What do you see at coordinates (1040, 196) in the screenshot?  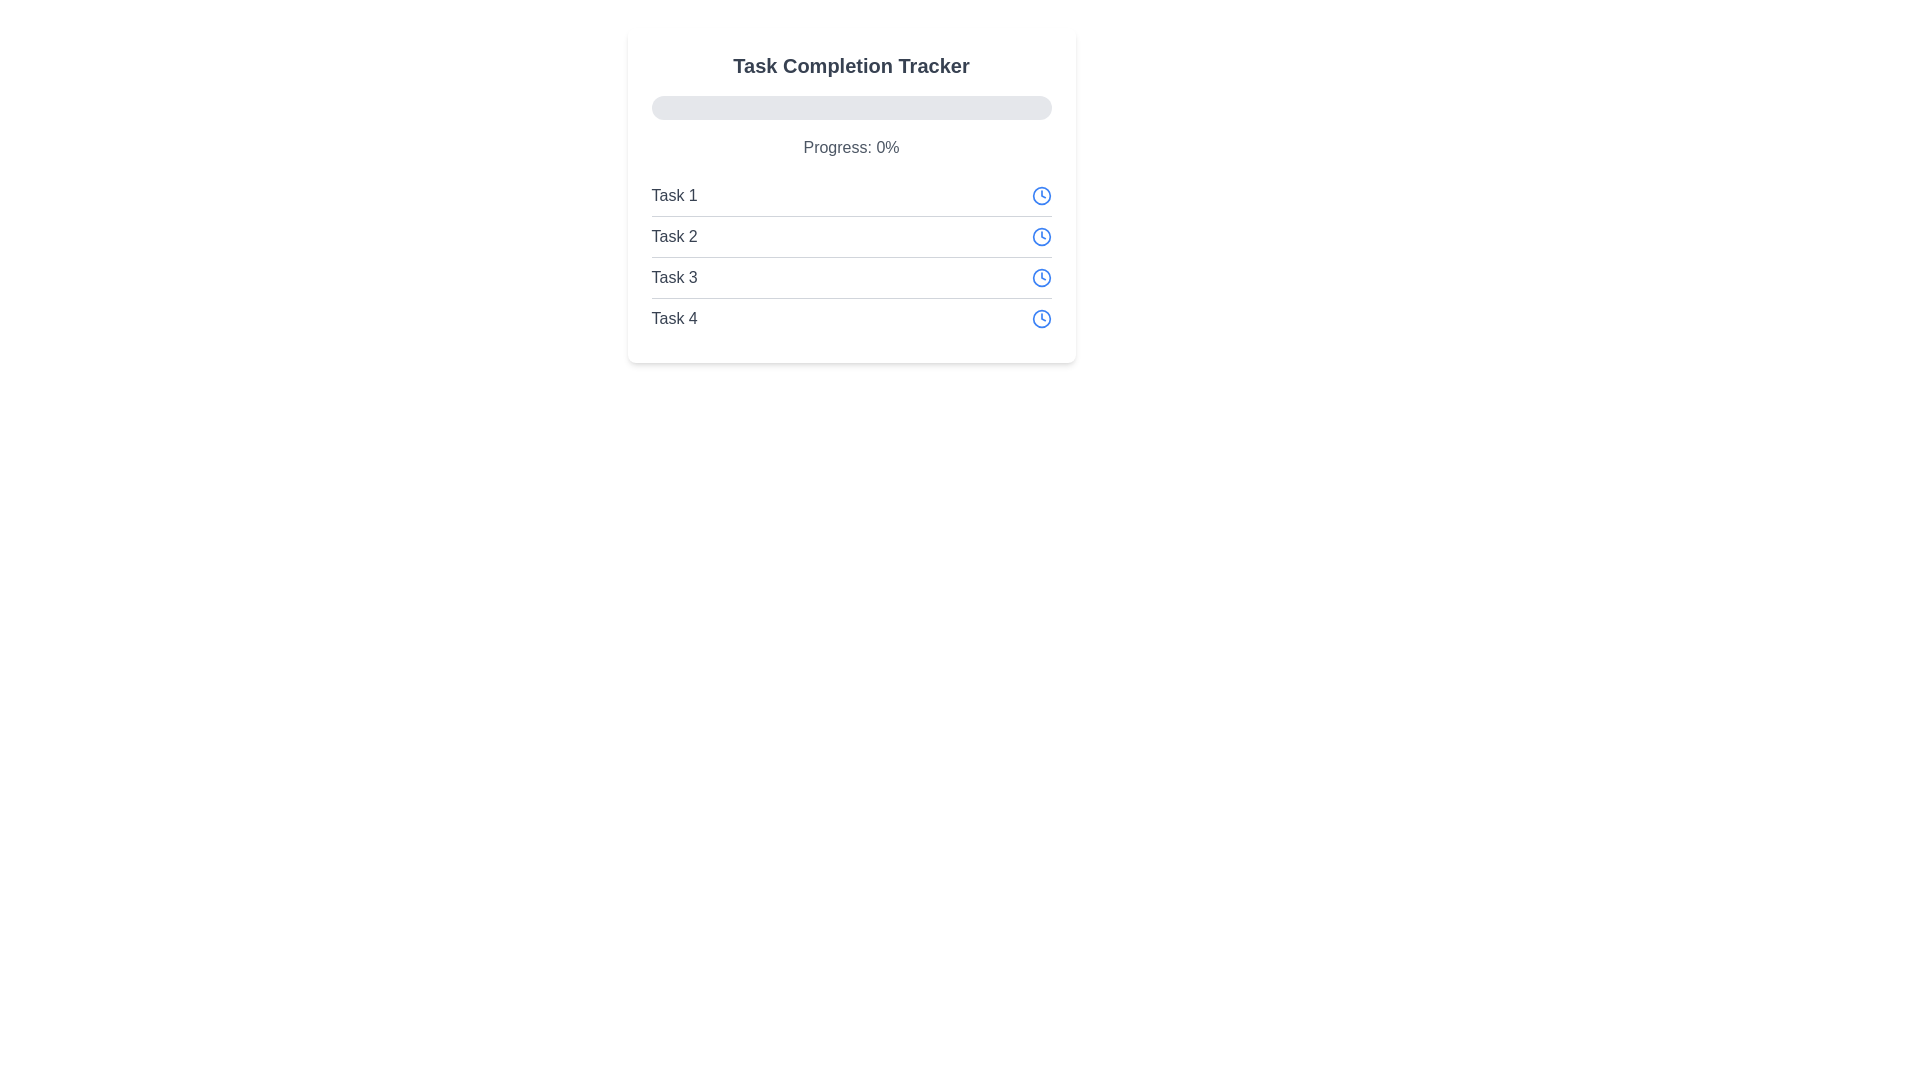 I see `the interactive clock icon in the 'Task Completion Tracker'` at bounding box center [1040, 196].